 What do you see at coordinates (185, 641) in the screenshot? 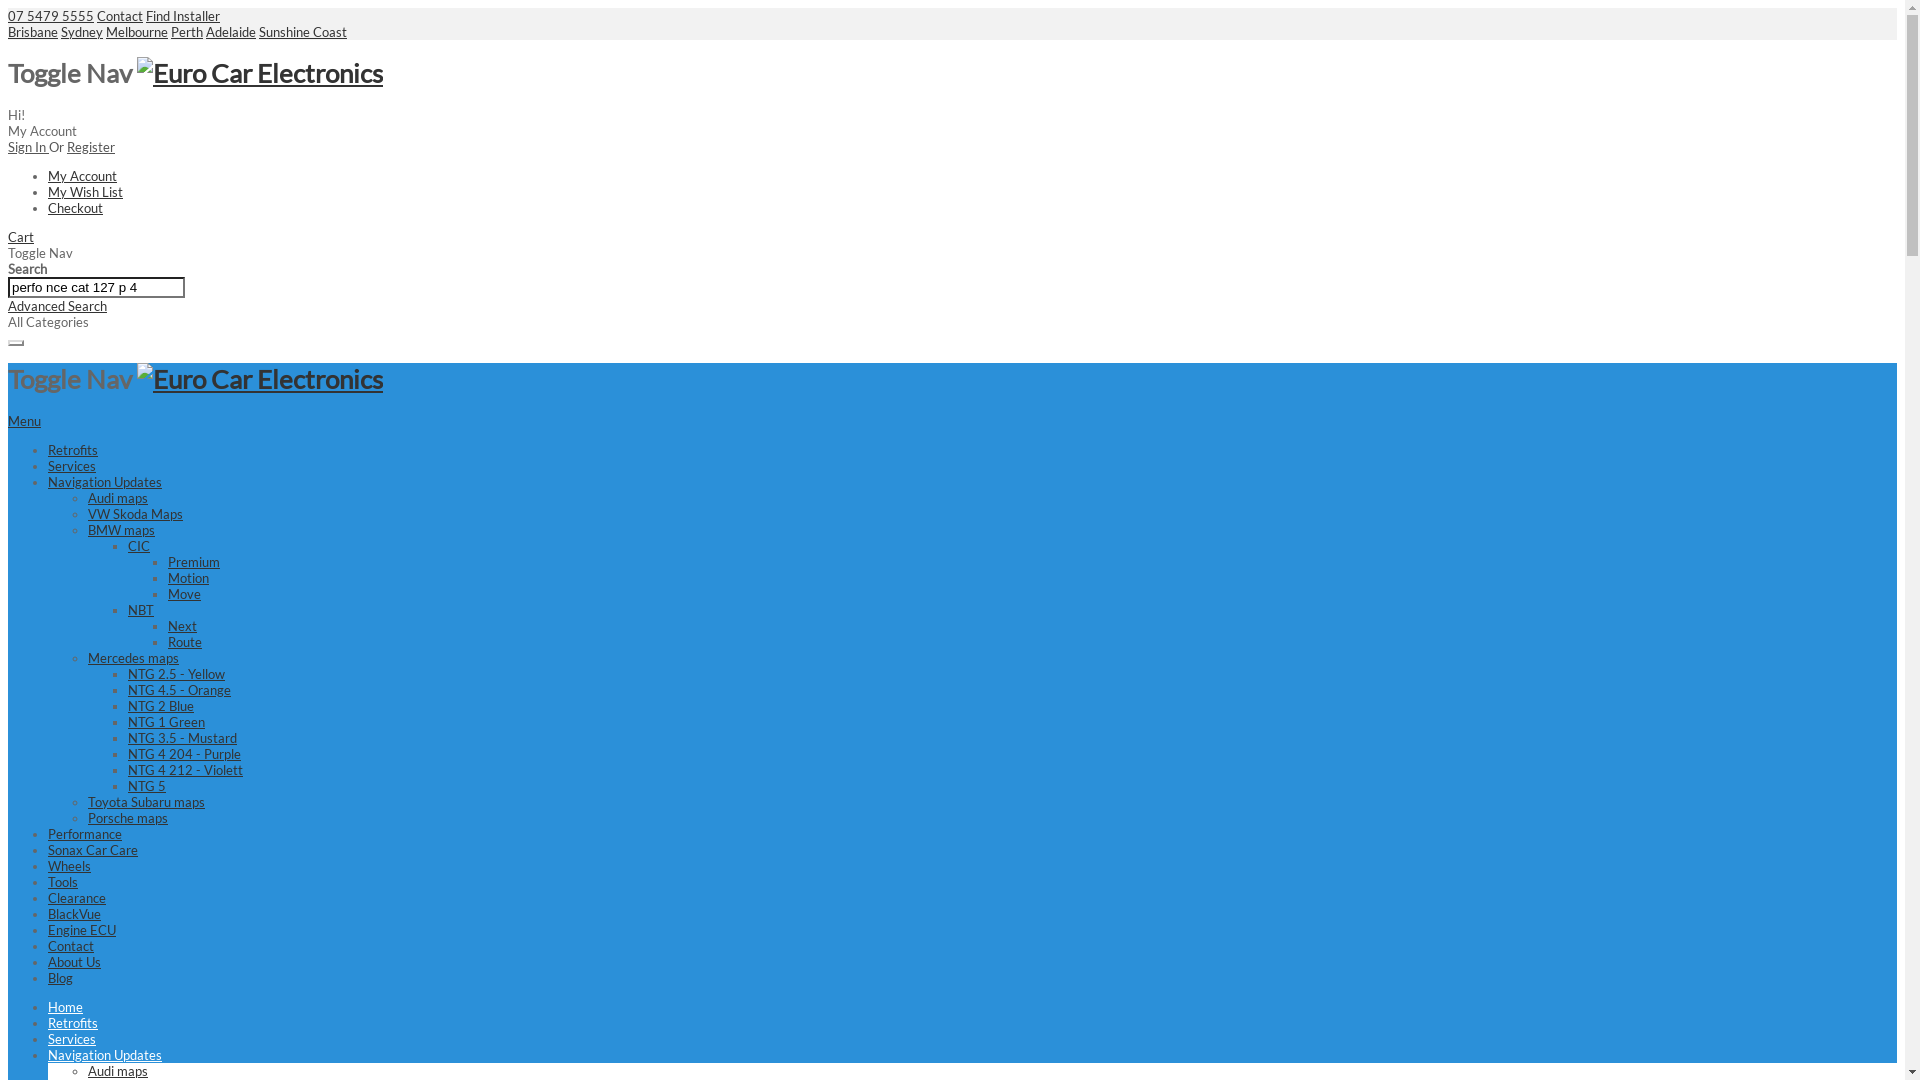
I see `'Route'` at bounding box center [185, 641].